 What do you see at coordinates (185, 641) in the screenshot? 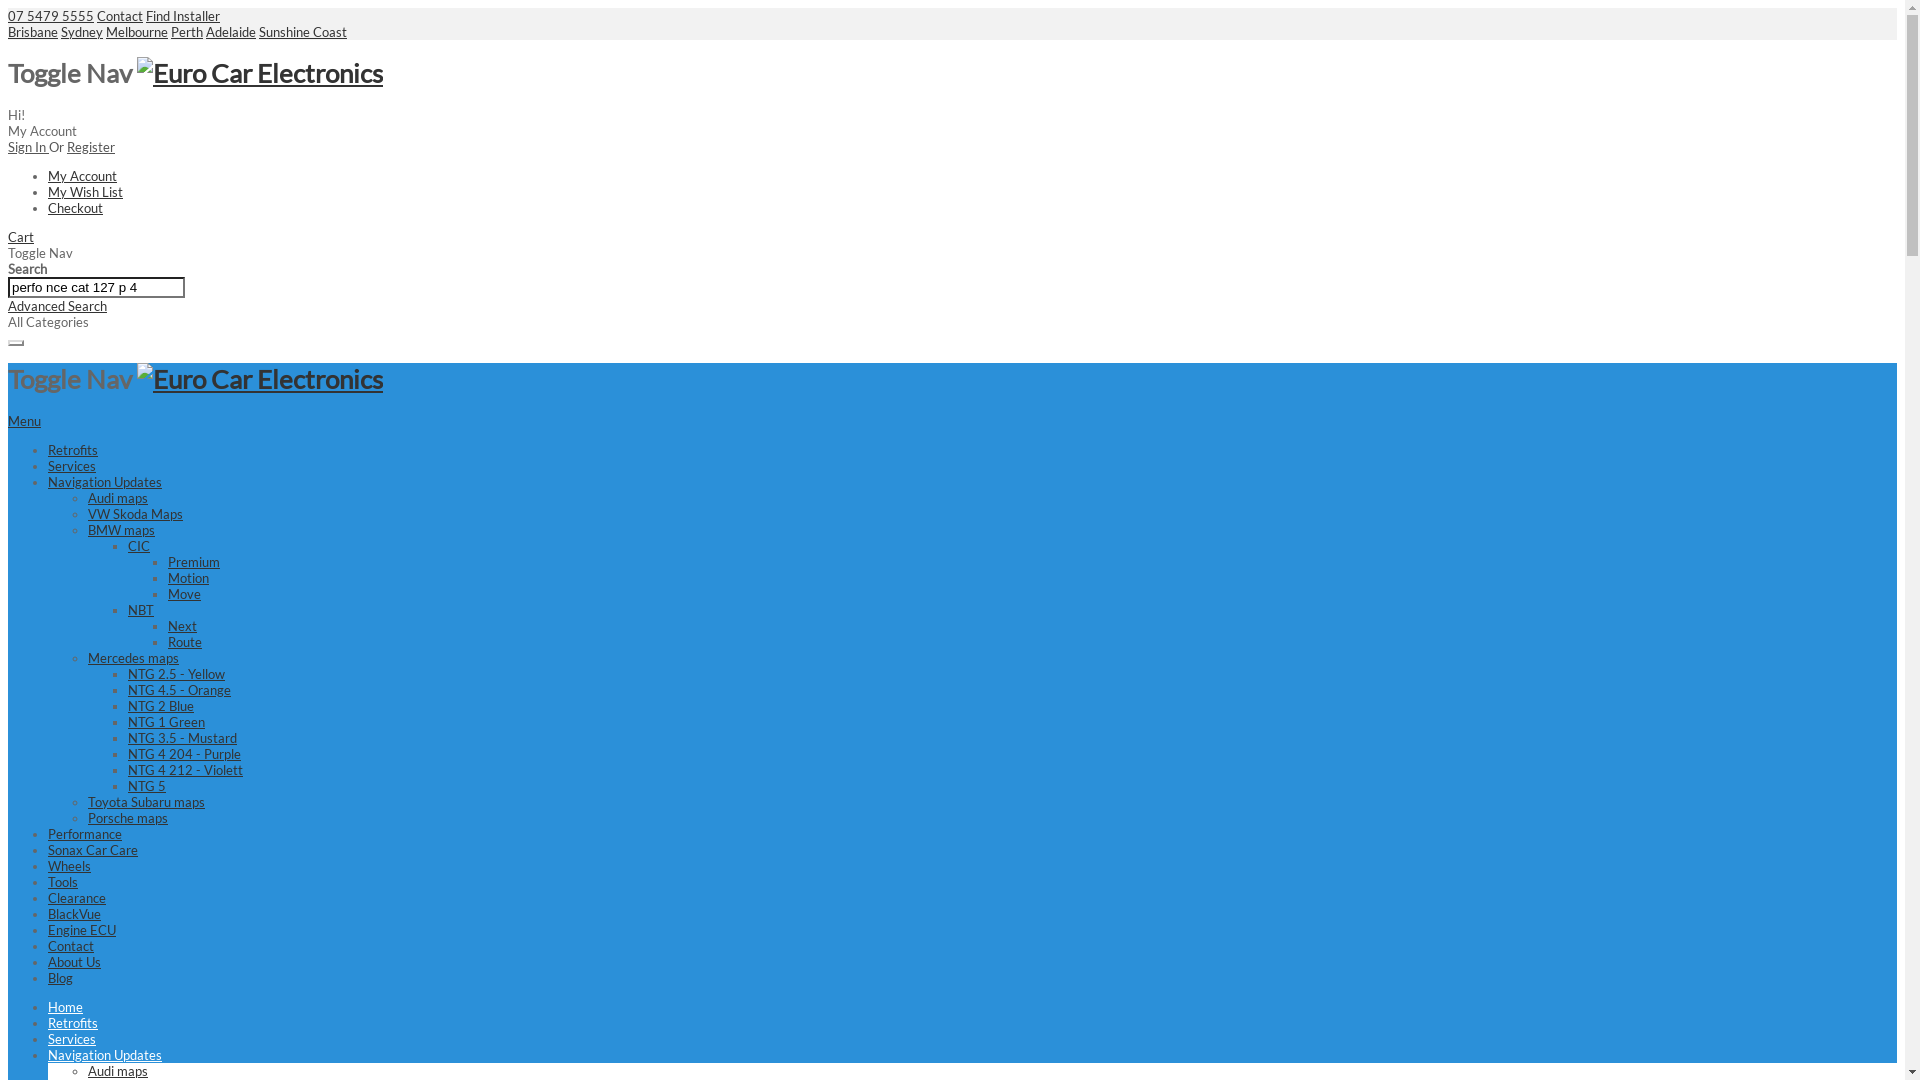
I see `'Route'` at bounding box center [185, 641].